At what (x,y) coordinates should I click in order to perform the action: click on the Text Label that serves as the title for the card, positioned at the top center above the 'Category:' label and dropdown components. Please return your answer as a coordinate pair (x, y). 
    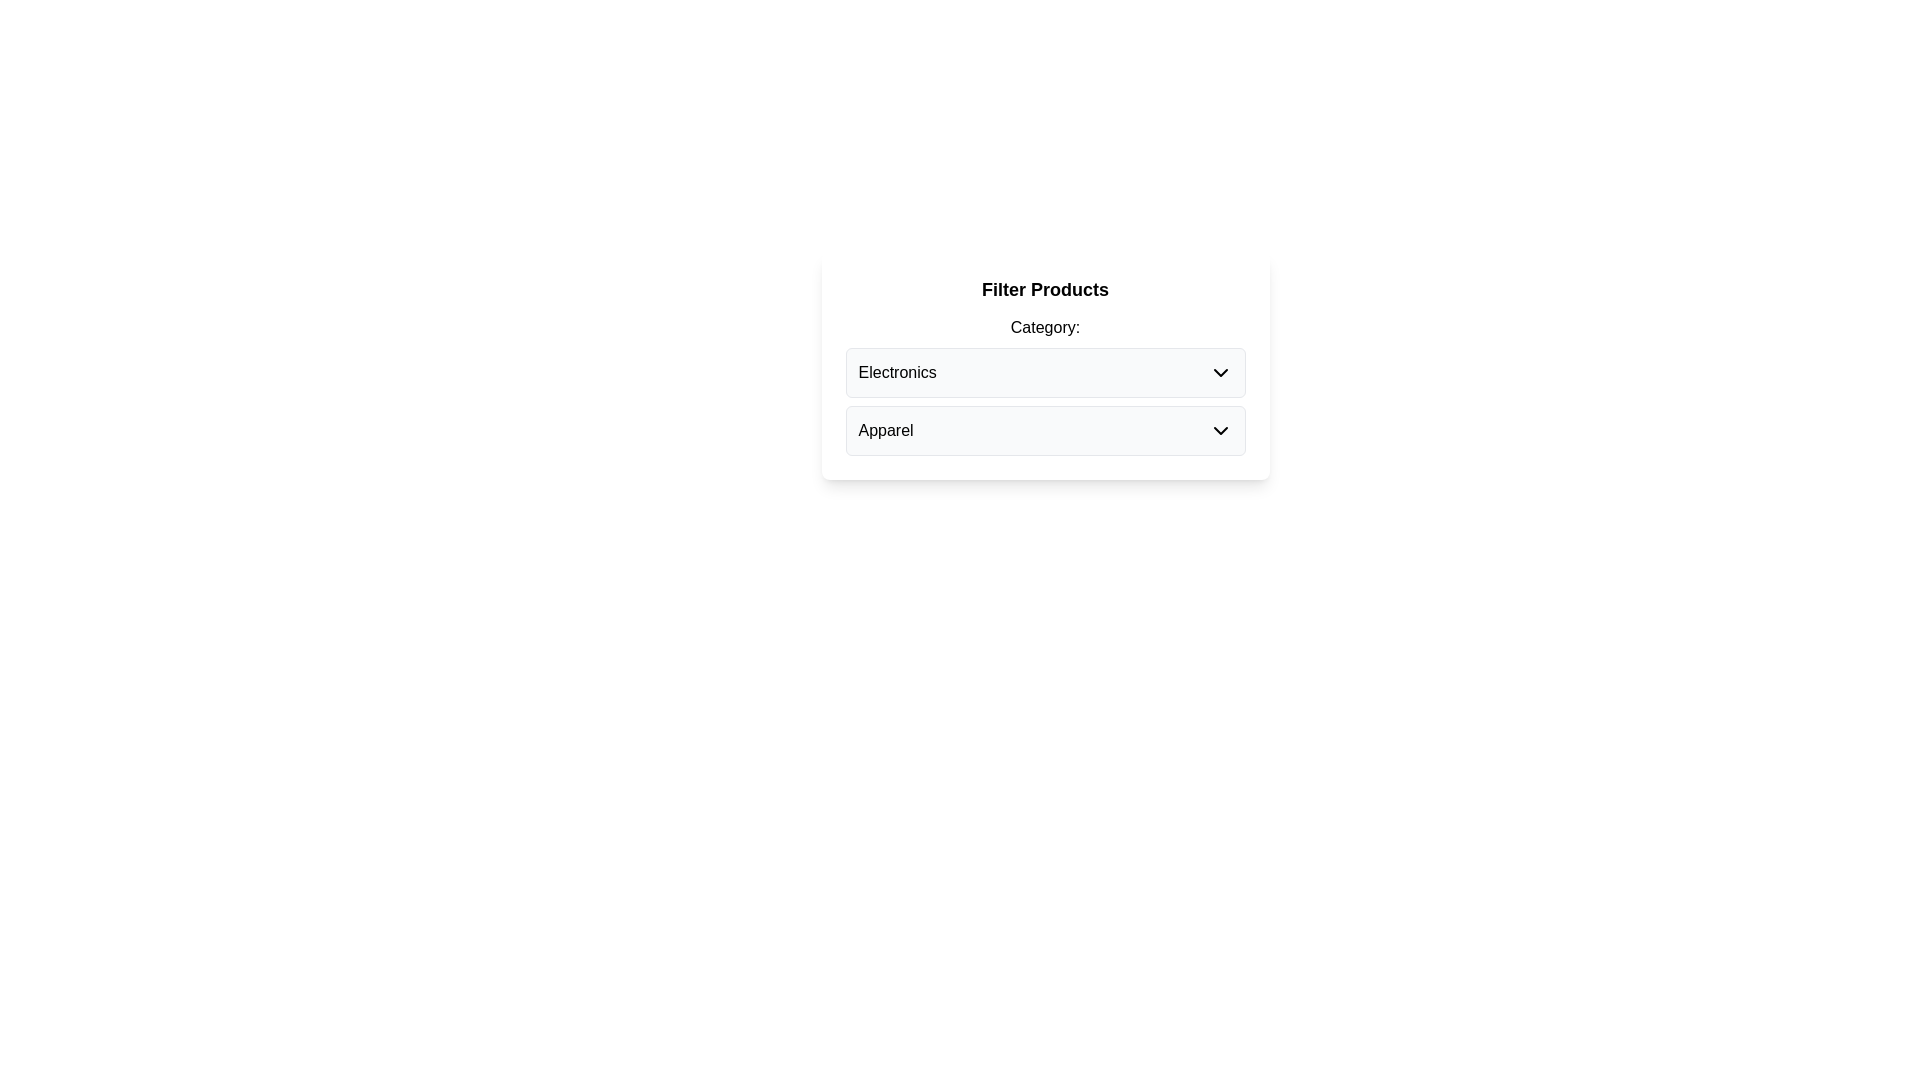
    Looking at the image, I should click on (1044, 289).